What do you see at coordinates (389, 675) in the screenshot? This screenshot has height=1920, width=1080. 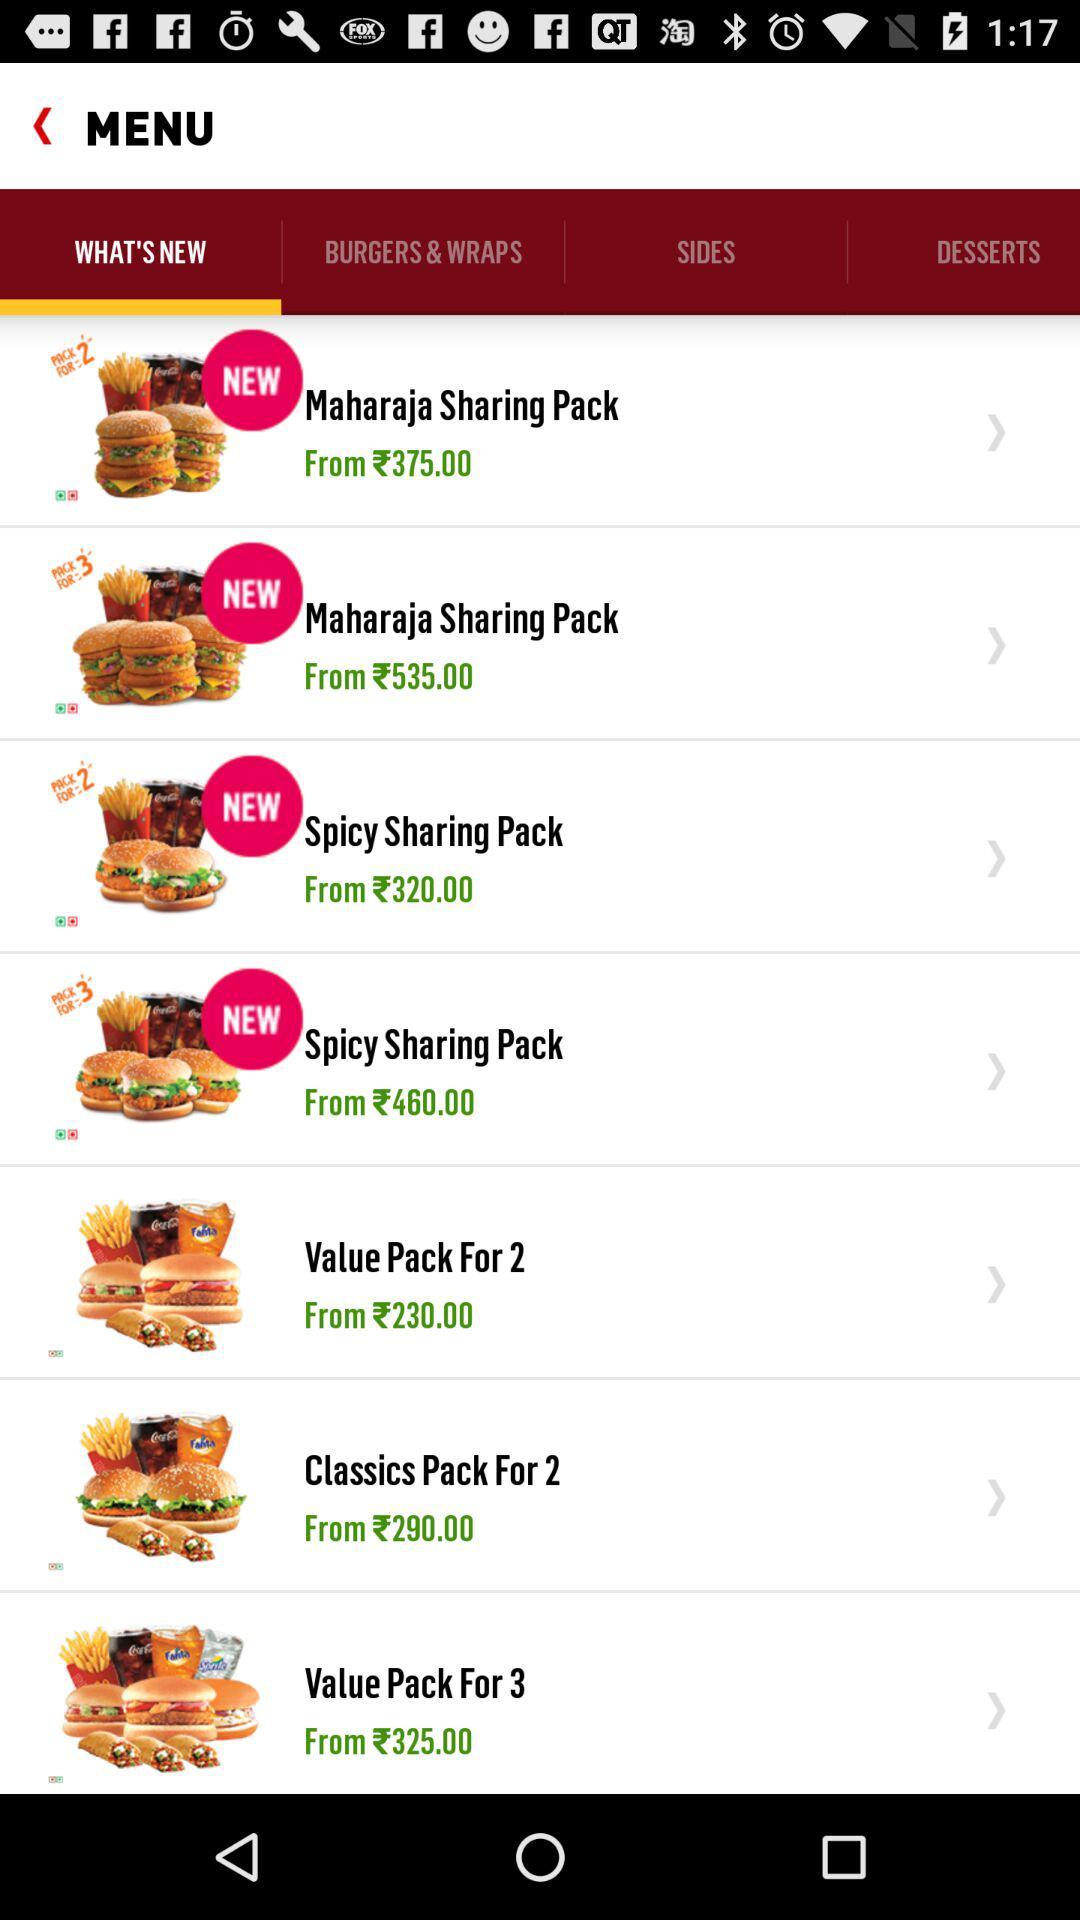 I see `the icon below maharaja sharing pack item` at bounding box center [389, 675].